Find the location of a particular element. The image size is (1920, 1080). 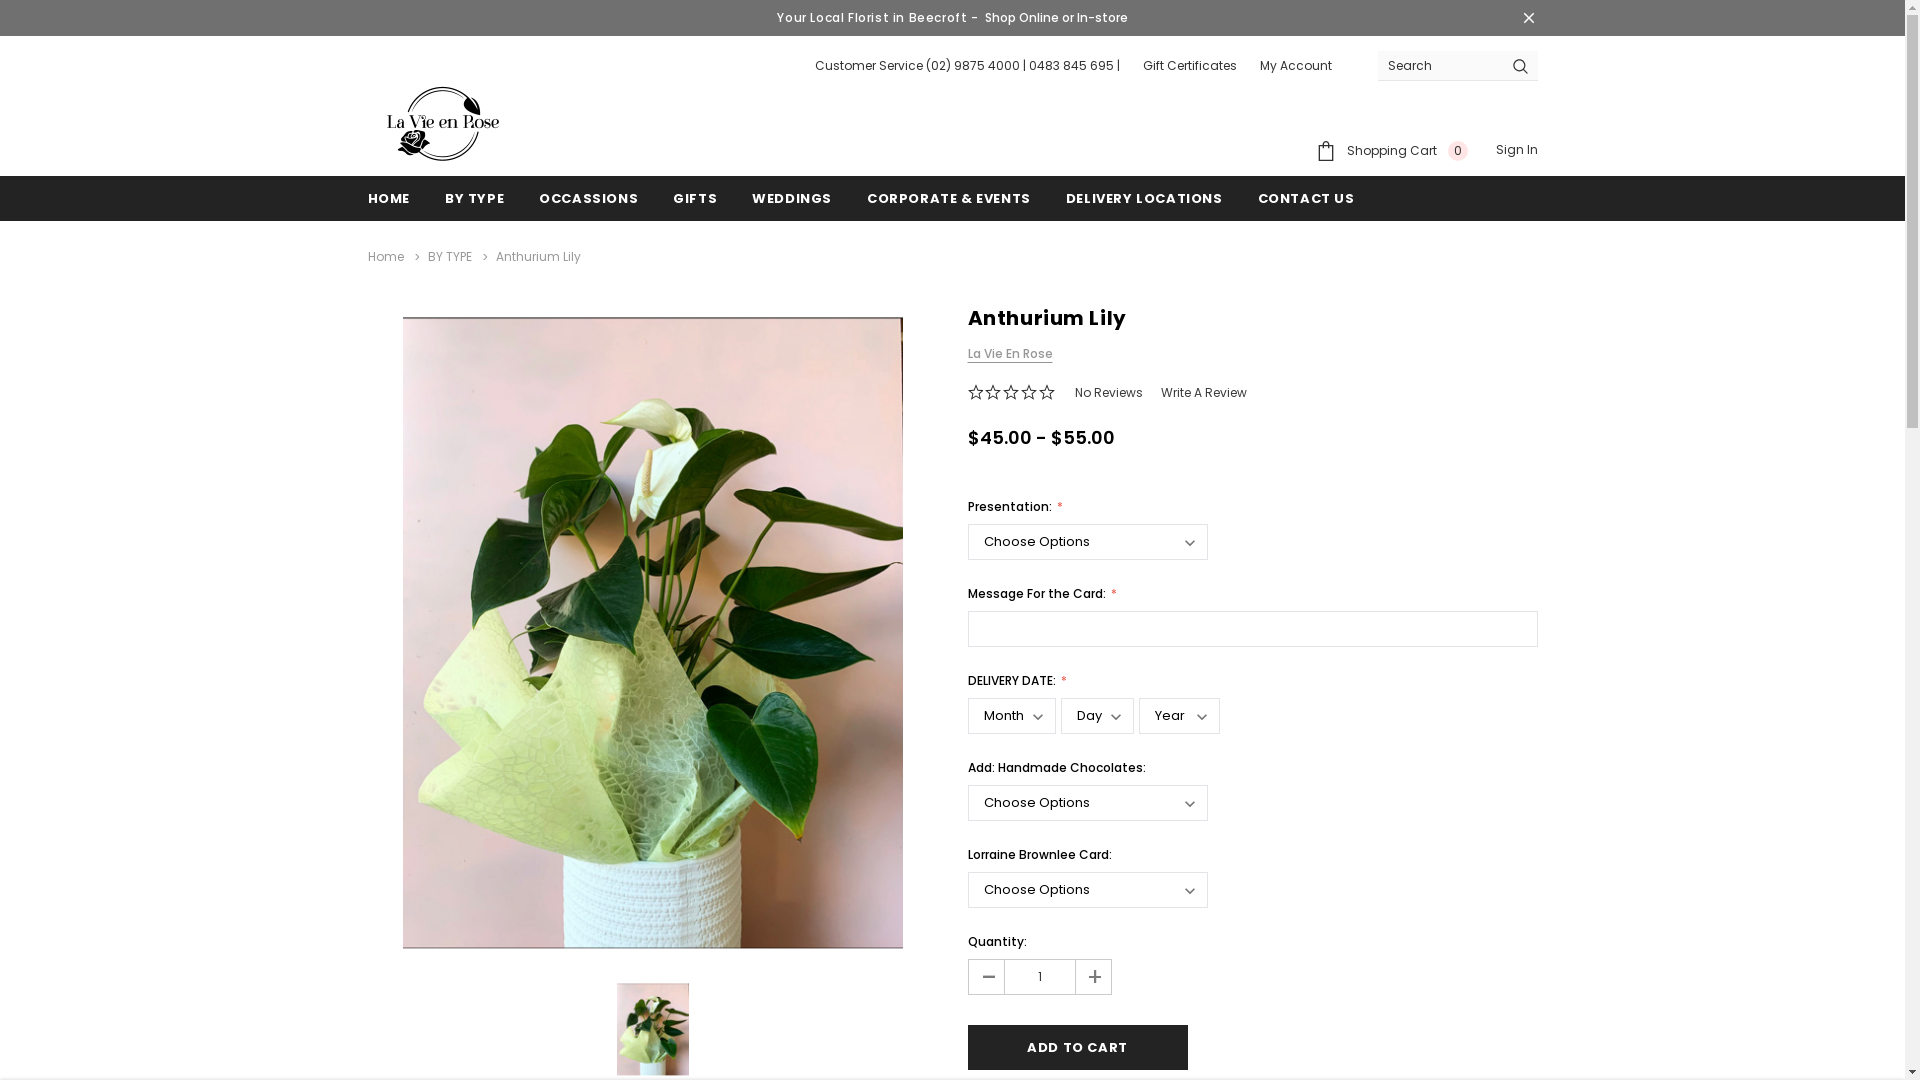

'OCCASSIONS' is located at coordinates (587, 198).